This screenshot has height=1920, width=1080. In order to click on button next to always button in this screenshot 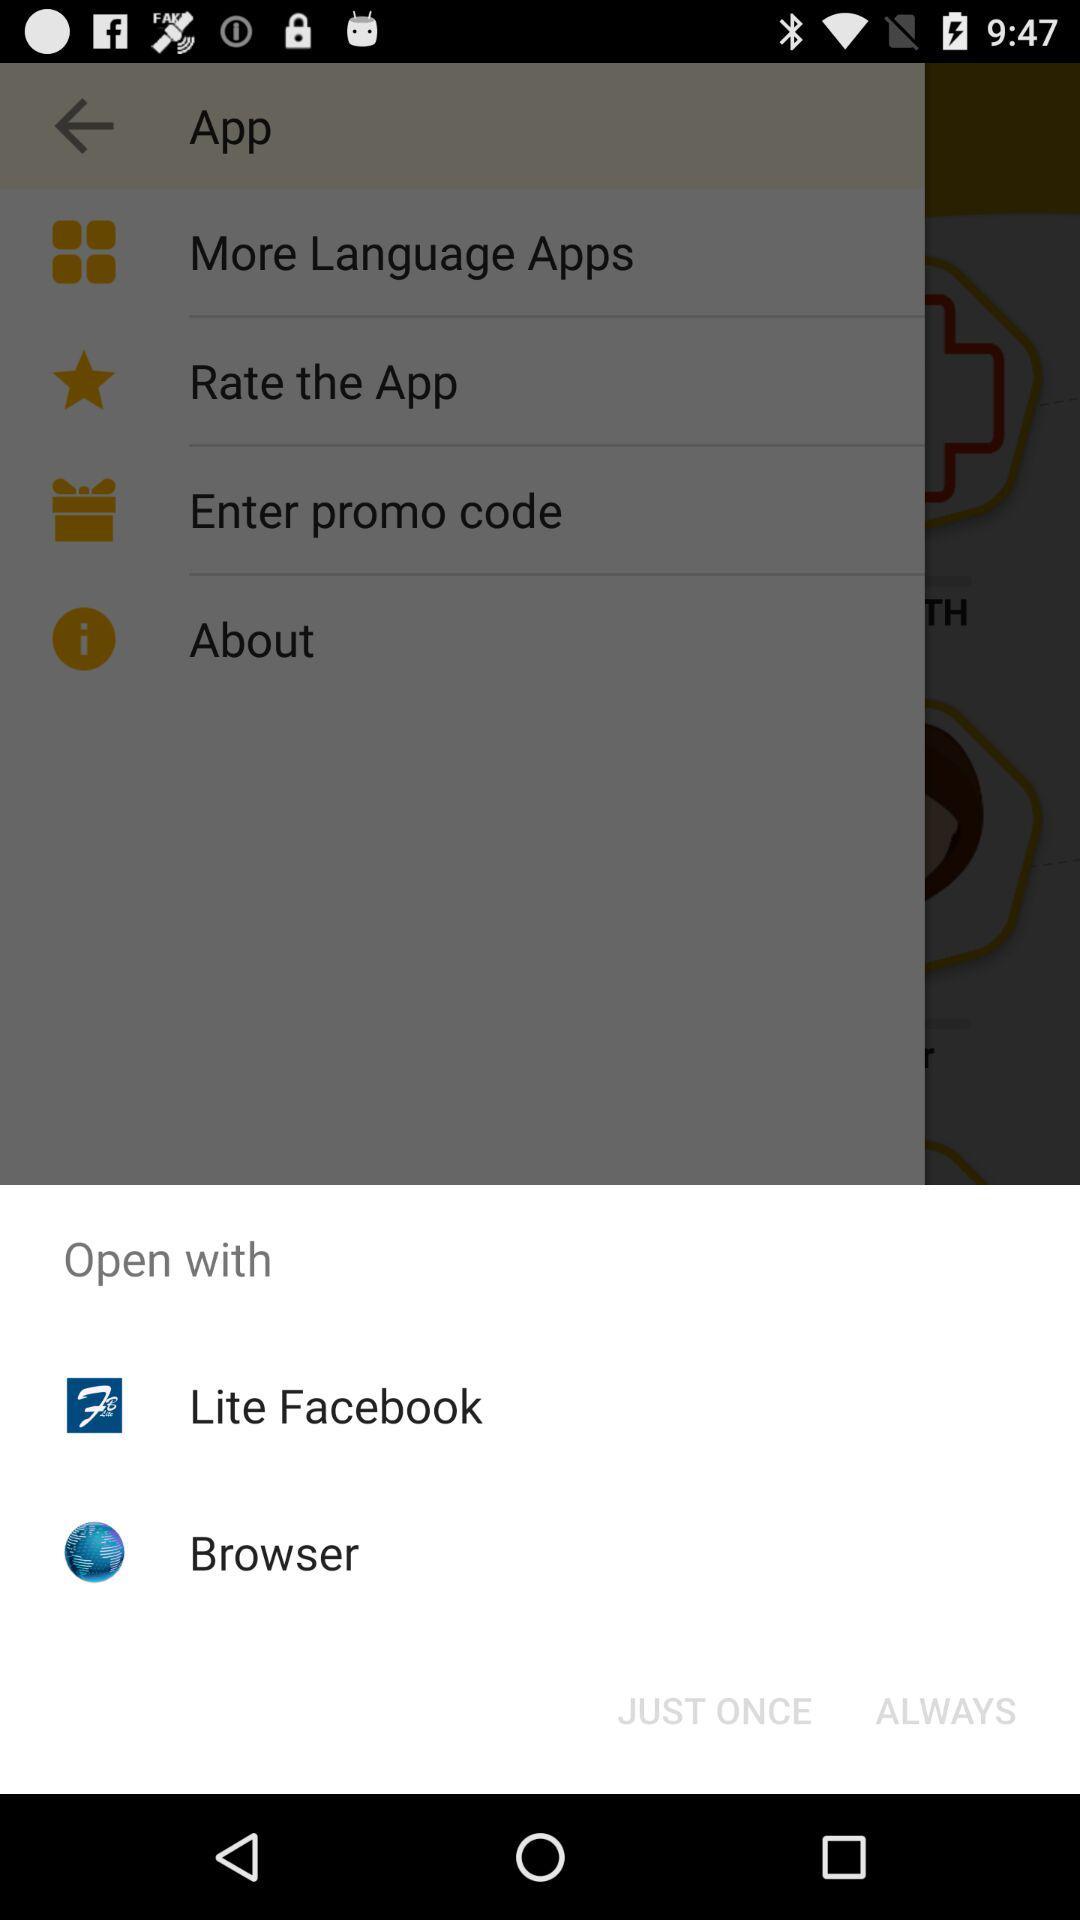, I will do `click(713, 1708)`.